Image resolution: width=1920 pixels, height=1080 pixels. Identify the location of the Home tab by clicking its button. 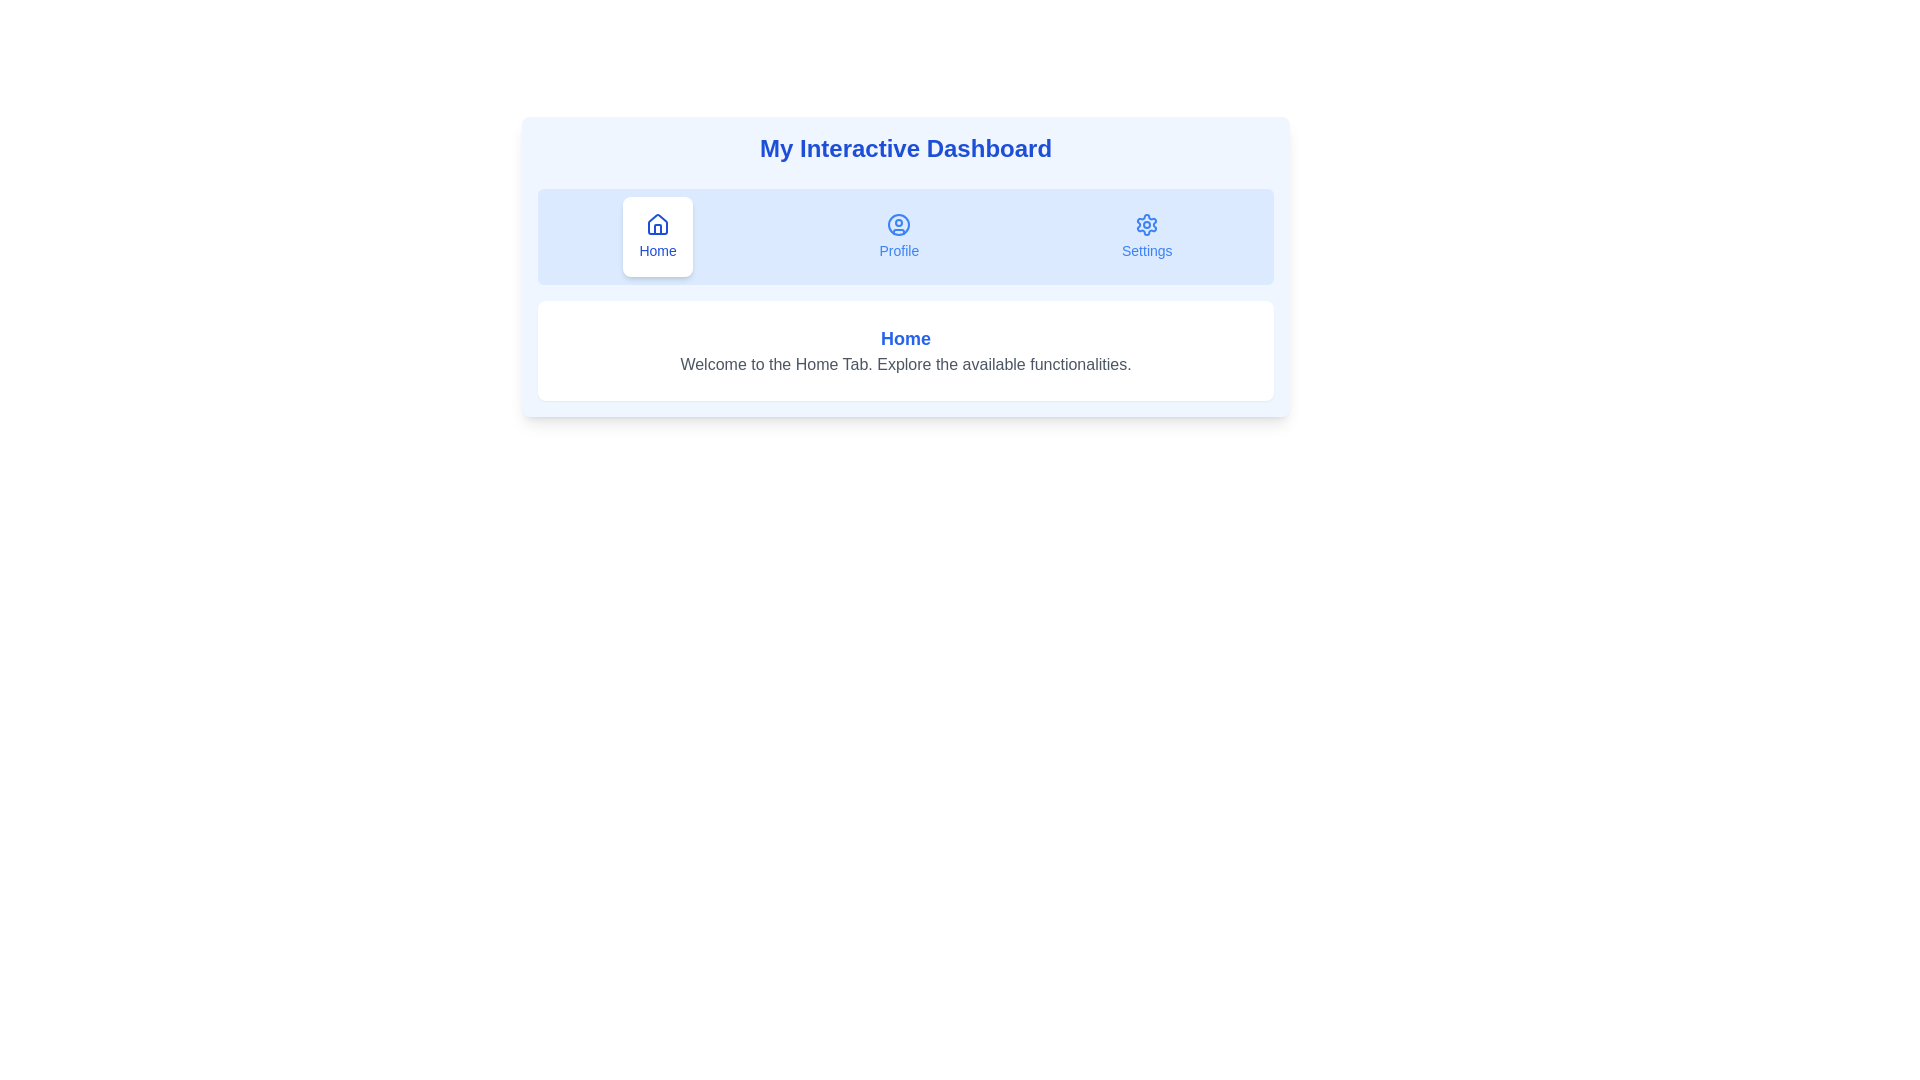
(657, 235).